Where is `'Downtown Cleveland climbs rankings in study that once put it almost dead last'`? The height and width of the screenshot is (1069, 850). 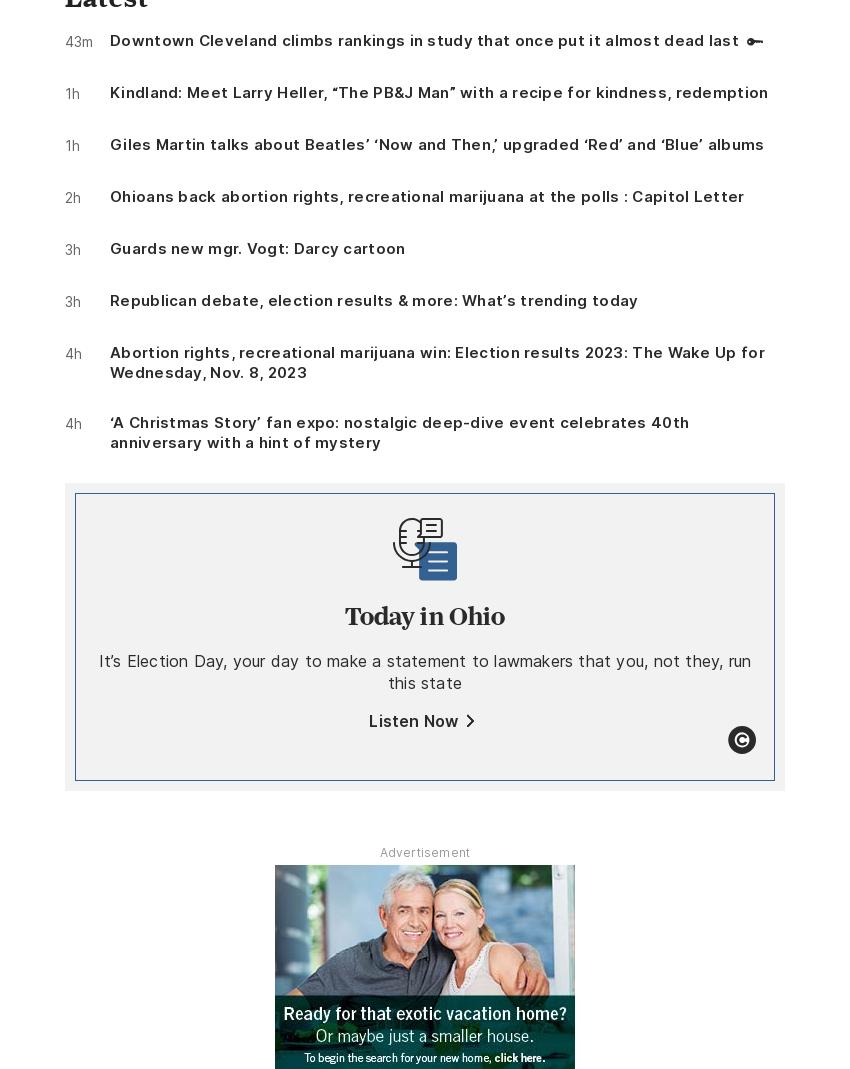
'Downtown Cleveland climbs rankings in study that once put it almost dead last' is located at coordinates (424, 38).